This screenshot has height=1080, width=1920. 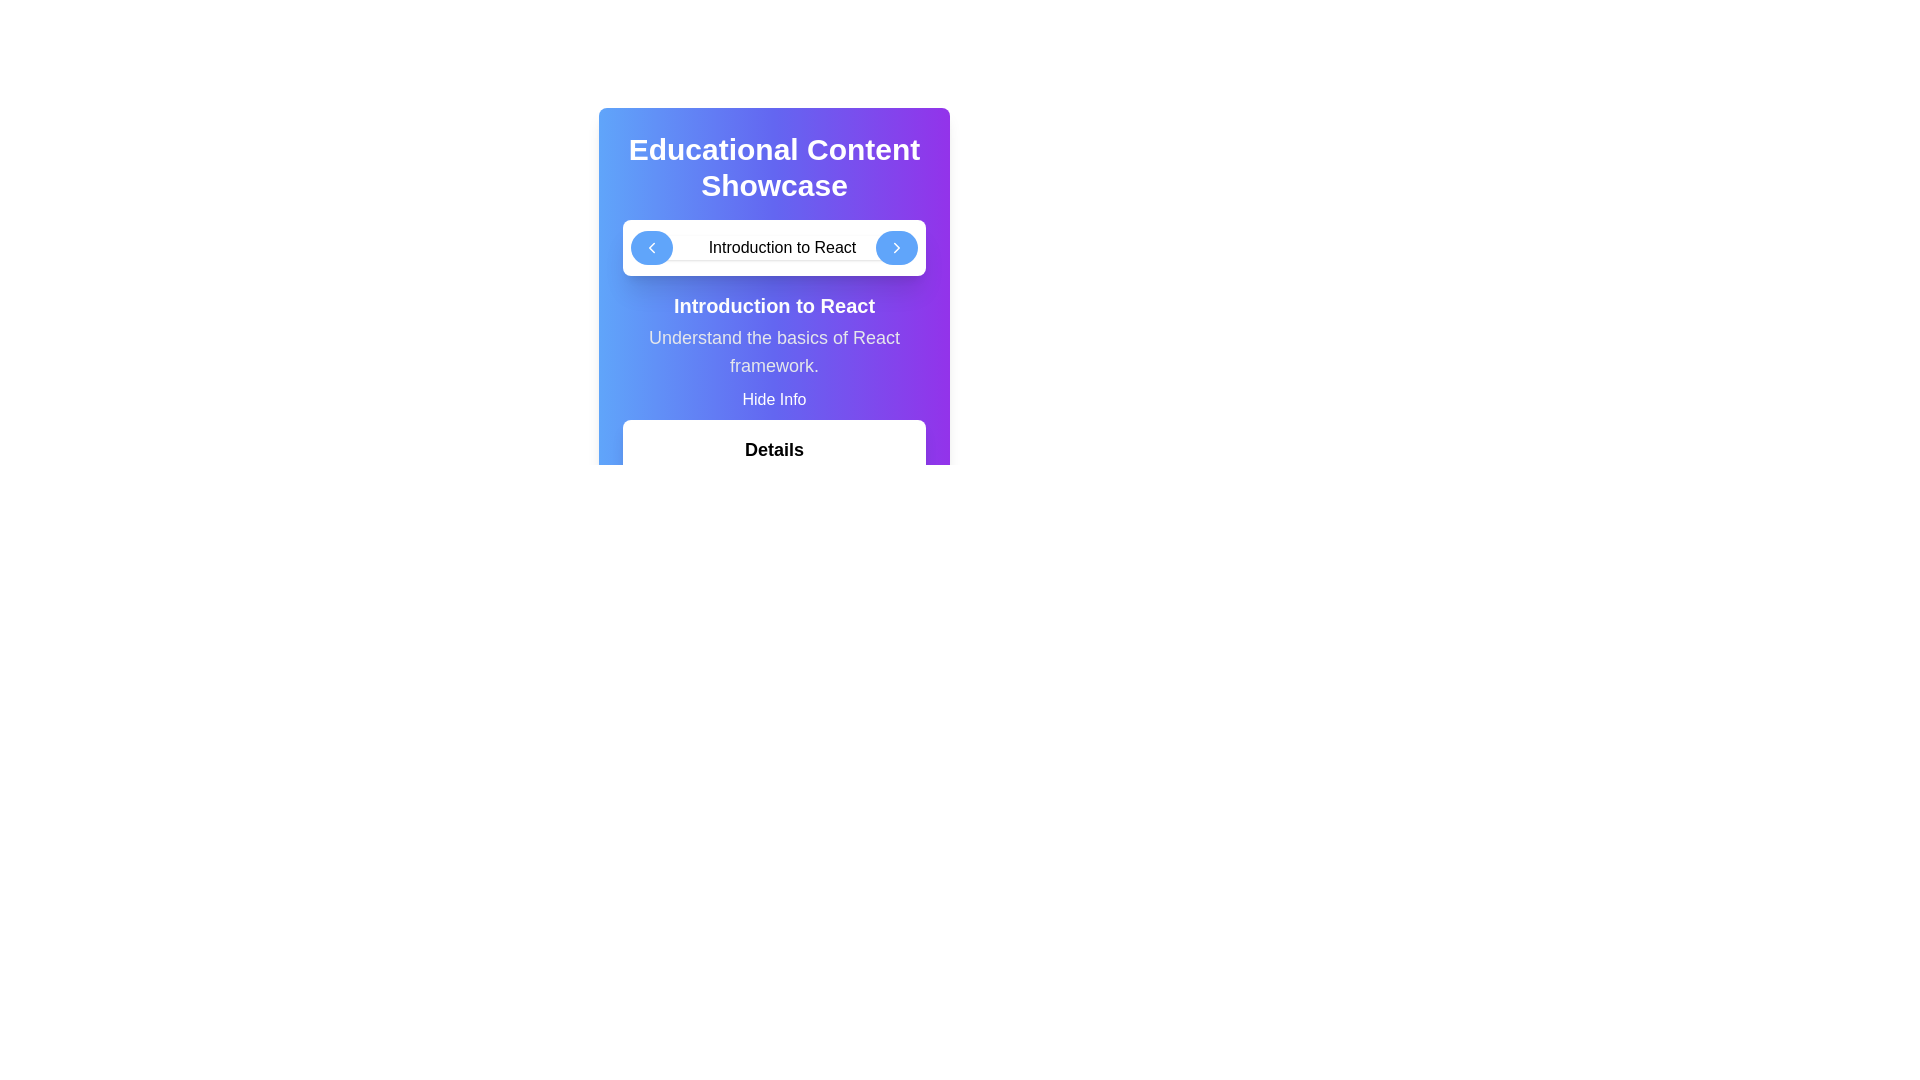 What do you see at coordinates (773, 246) in the screenshot?
I see `the rectangular image with rounded corners displaying a placeholder related to 'Introduction to React', located in the center of the 'Educational Content Showcase' card` at bounding box center [773, 246].